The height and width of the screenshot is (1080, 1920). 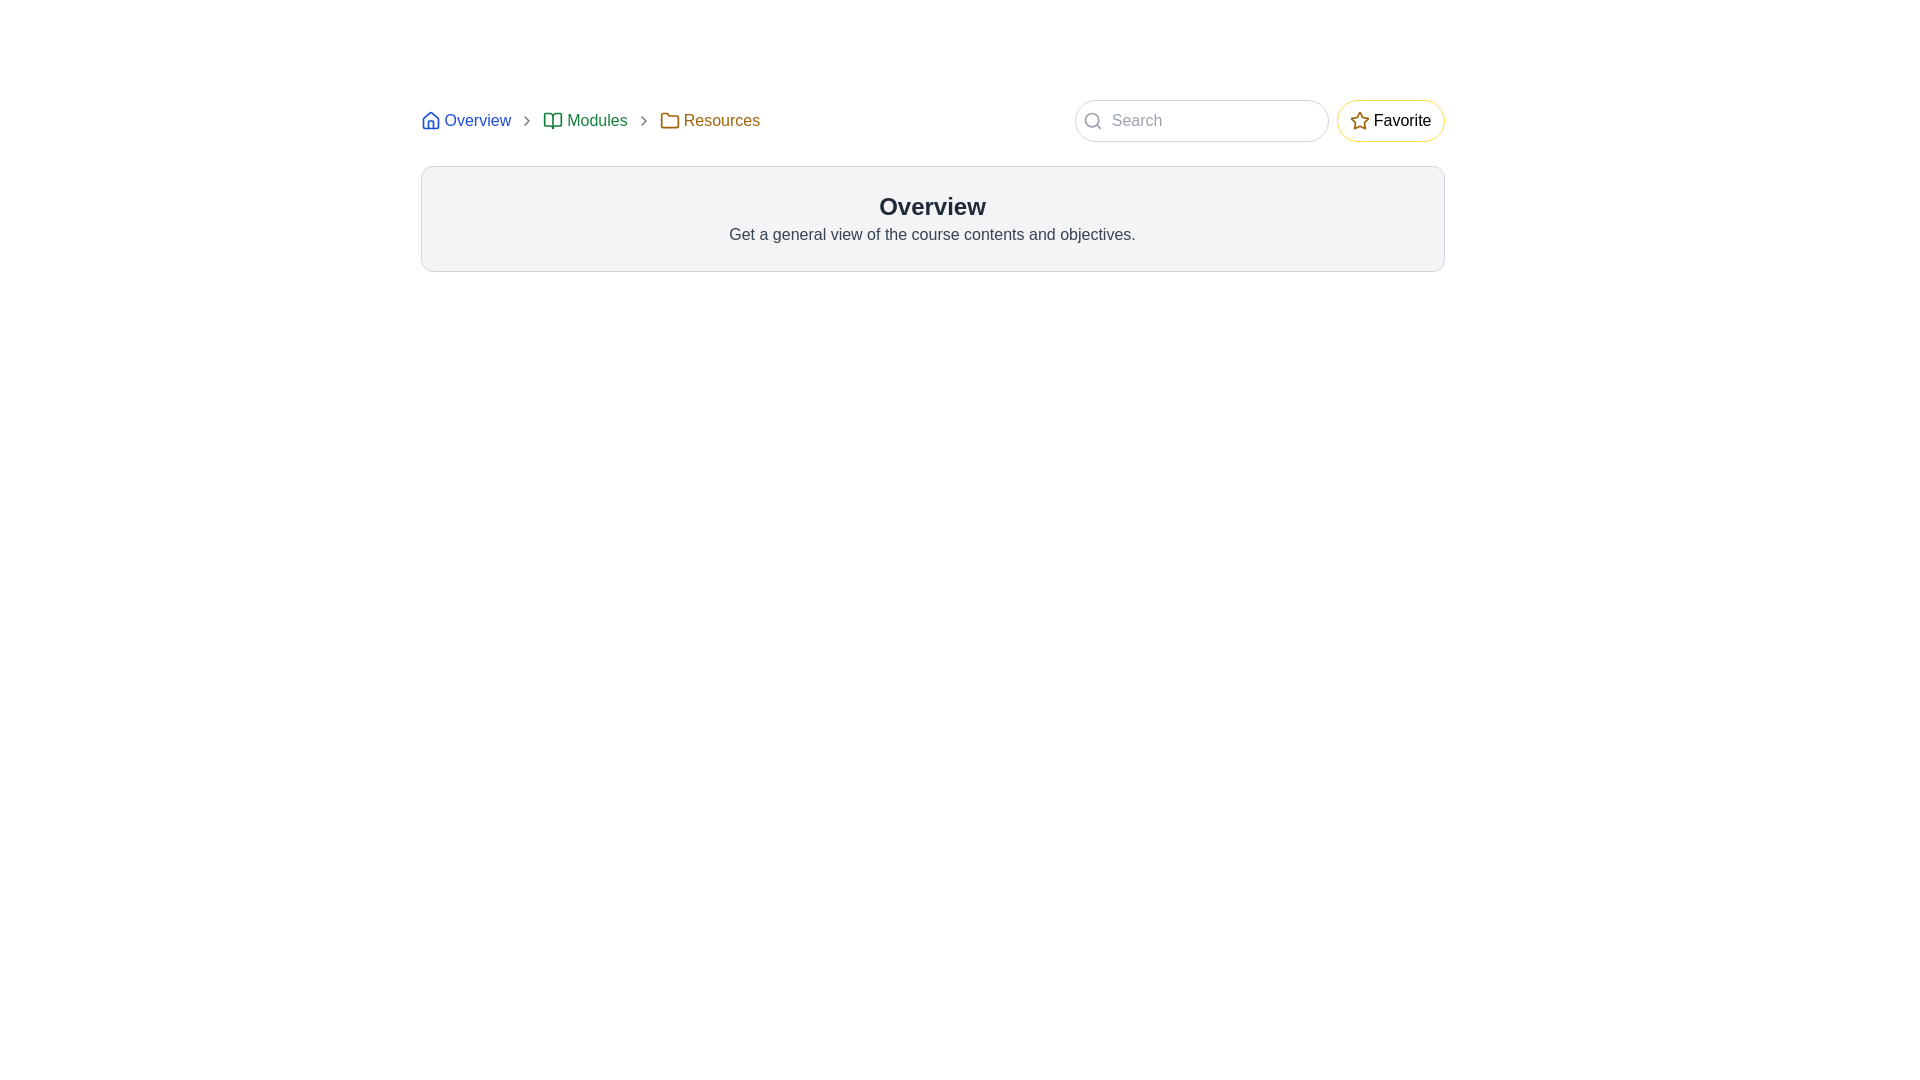 I want to click on the Text Label element that displays supplementary information beneath the bold title 'Overview', which is centrally located in a light gray section, so click(x=931, y=234).